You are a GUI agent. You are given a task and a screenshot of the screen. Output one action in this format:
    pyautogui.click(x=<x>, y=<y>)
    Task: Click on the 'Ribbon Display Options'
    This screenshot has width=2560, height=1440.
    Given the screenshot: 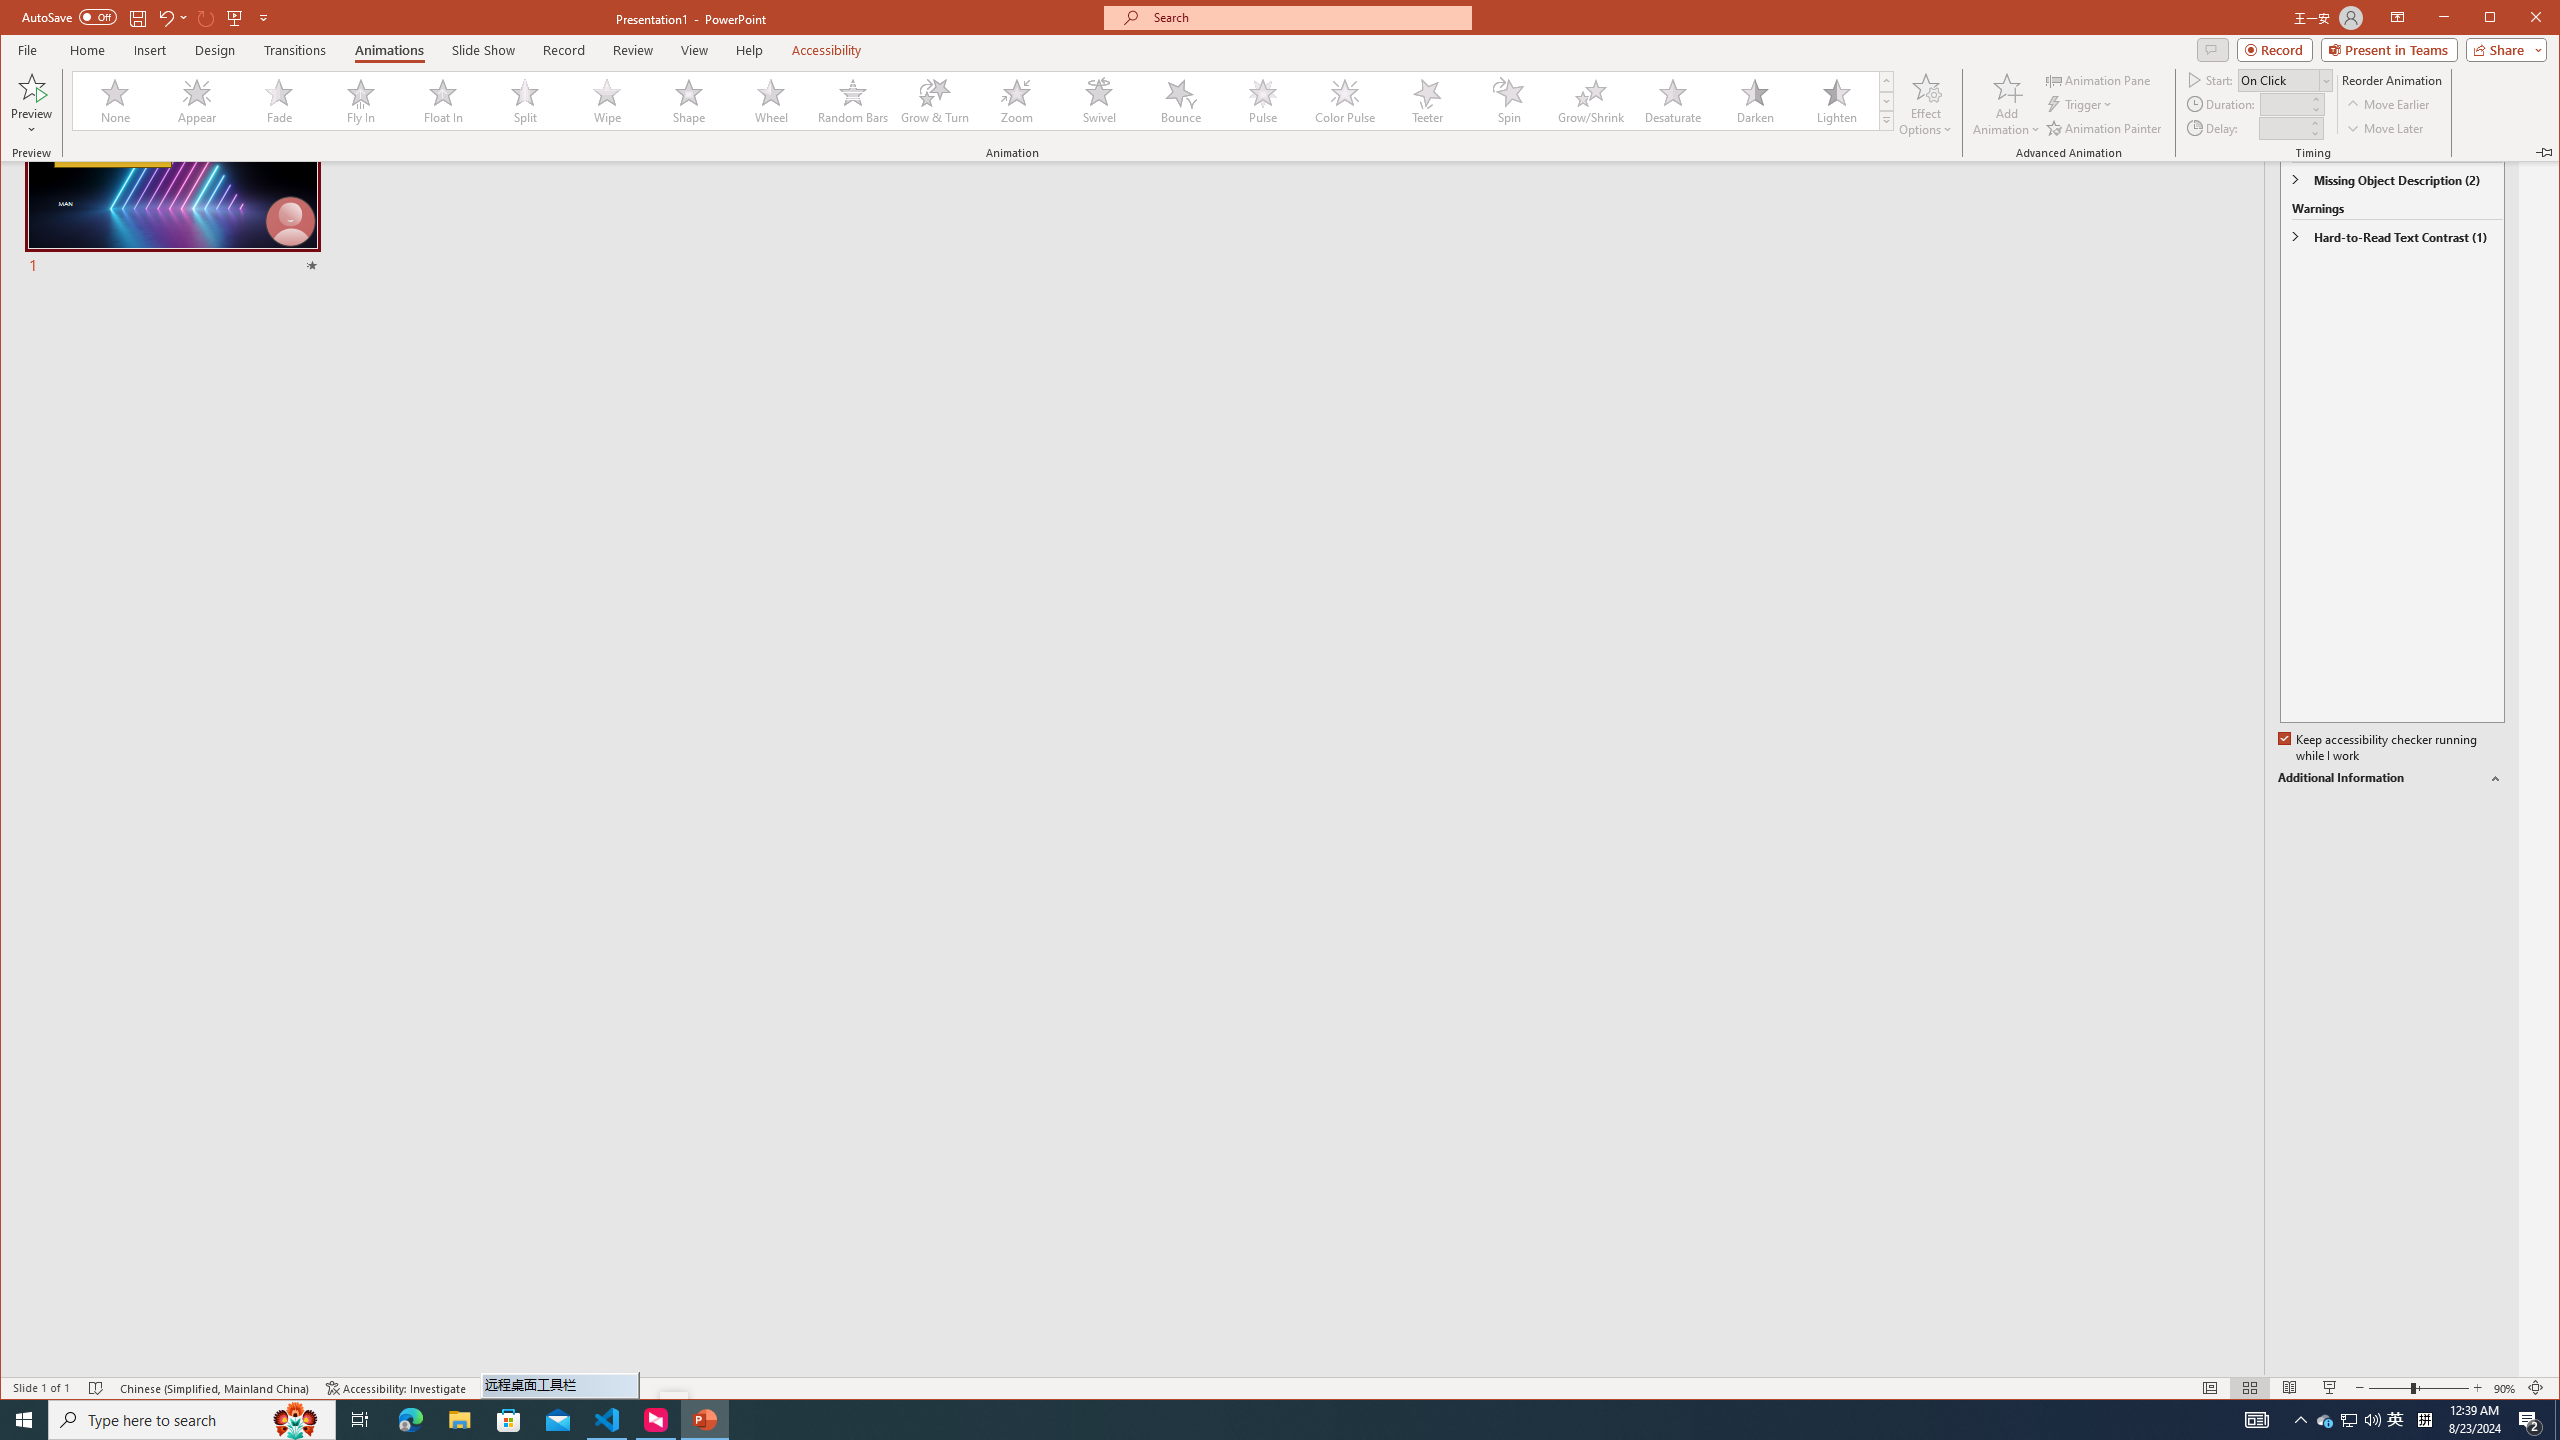 What is the action you would take?
    pyautogui.click(x=2397, y=18)
    